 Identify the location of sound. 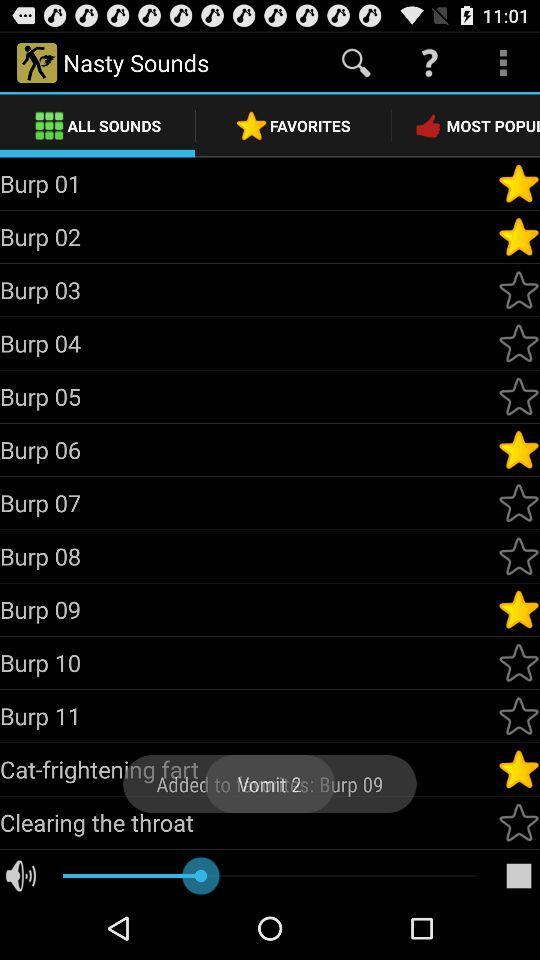
(518, 395).